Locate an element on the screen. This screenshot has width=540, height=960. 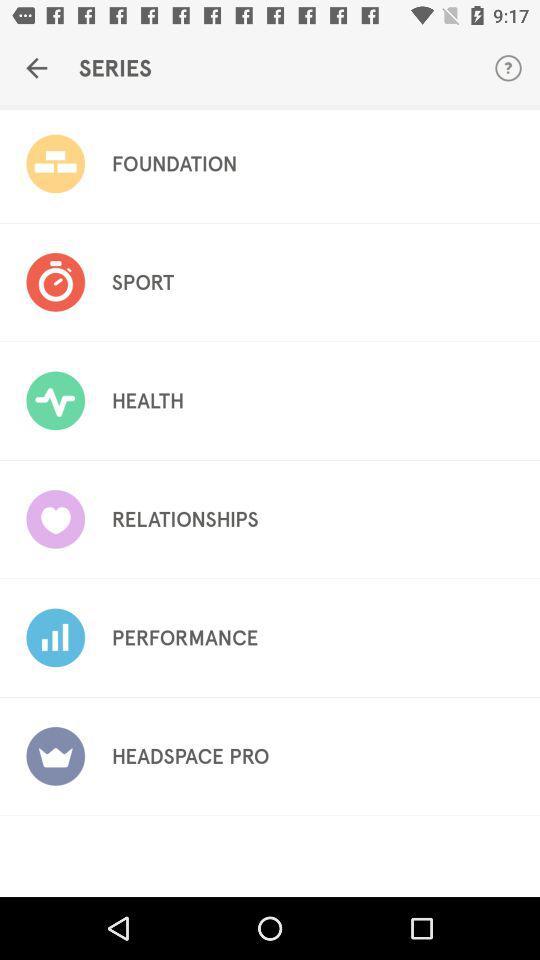
foundation is located at coordinates (174, 163).